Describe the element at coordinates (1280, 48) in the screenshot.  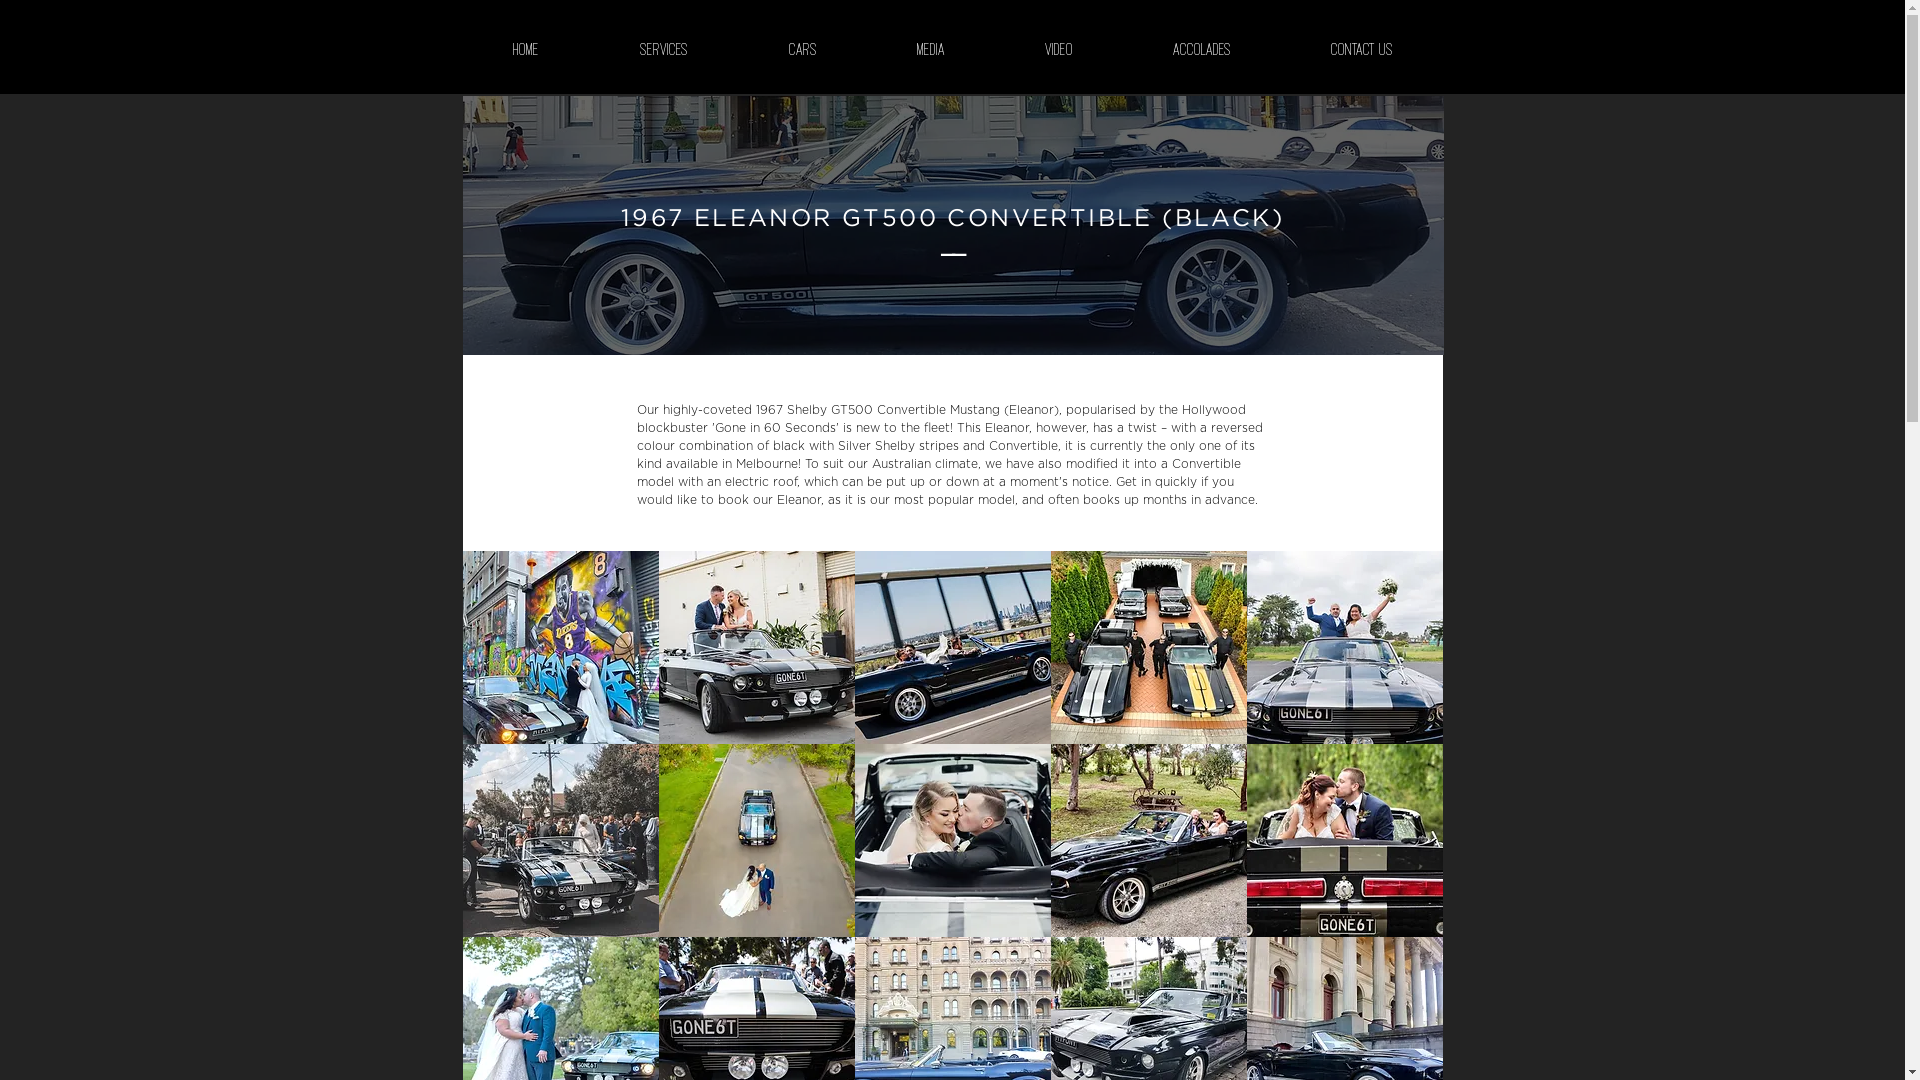
I see `'CONTACT US'` at that location.